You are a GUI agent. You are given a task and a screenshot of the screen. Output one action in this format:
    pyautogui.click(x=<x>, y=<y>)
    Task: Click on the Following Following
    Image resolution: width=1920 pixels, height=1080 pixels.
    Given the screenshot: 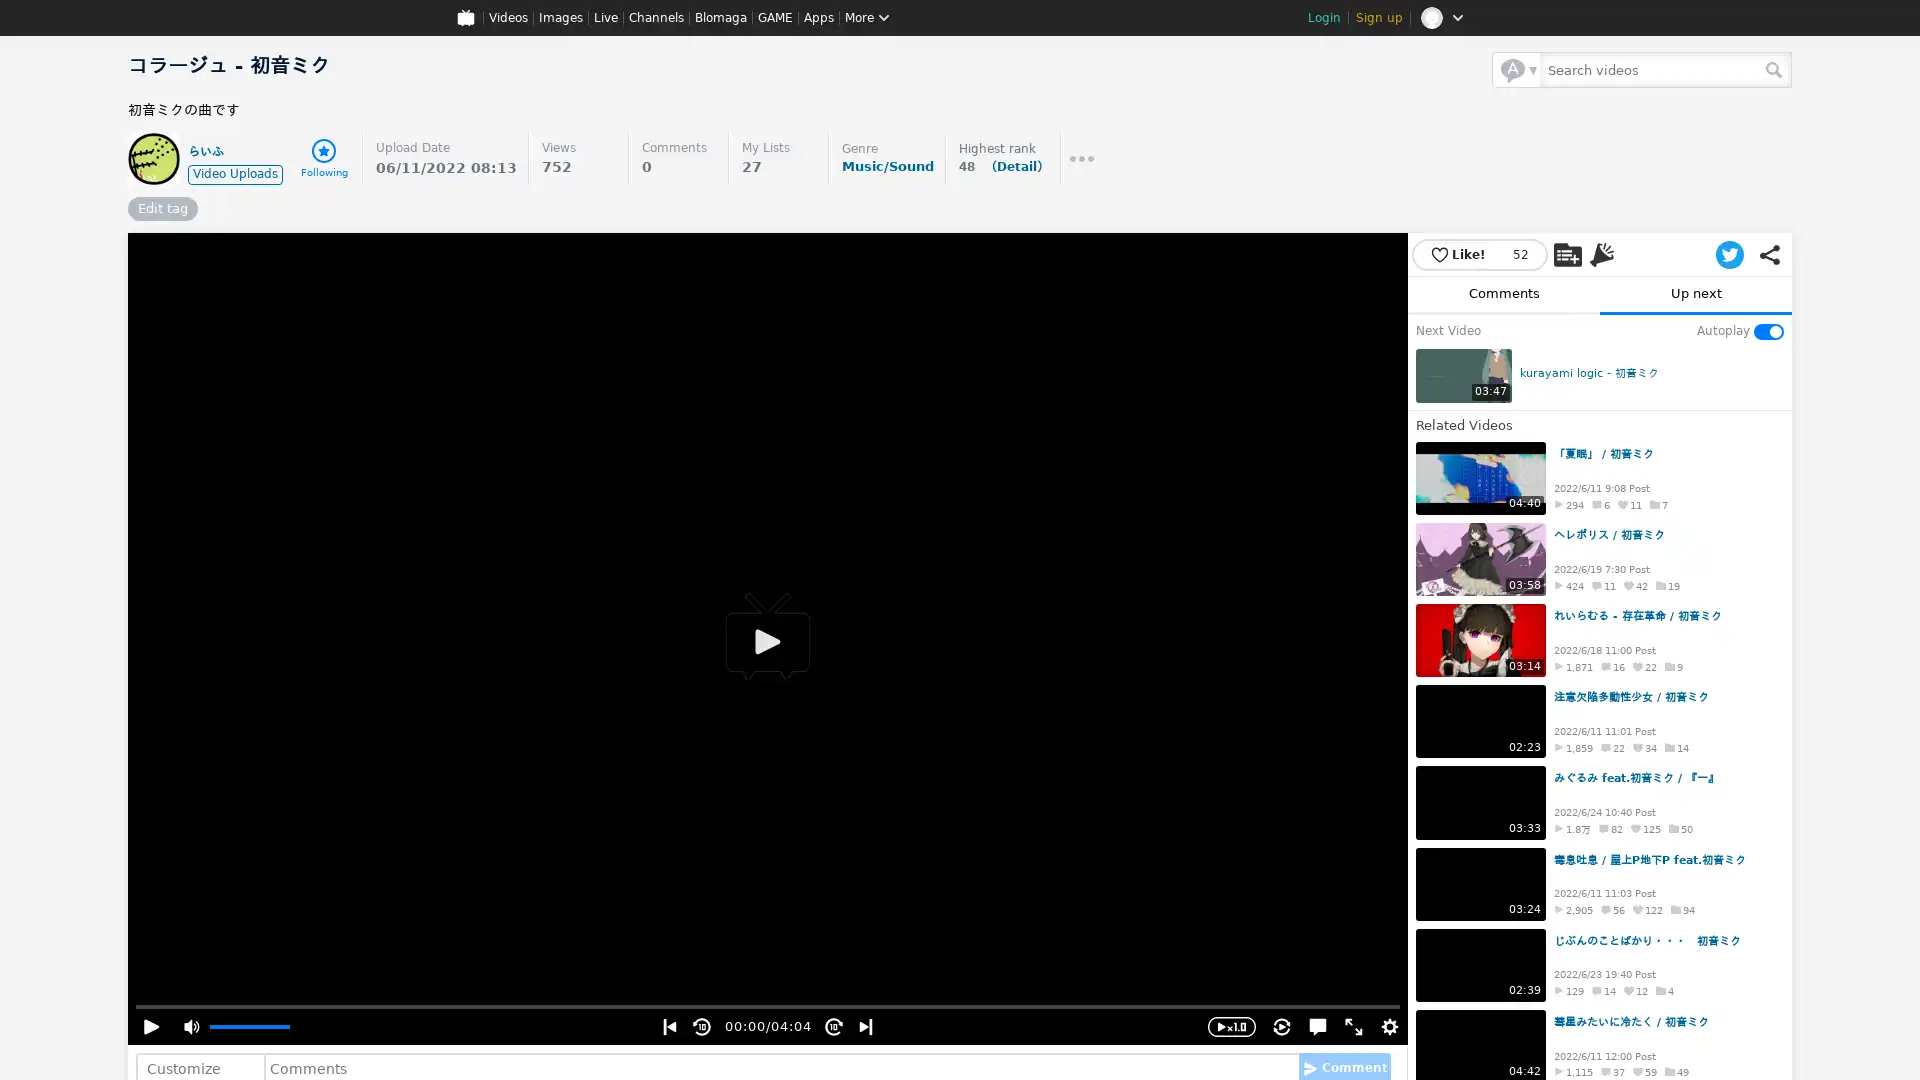 What is the action you would take?
    pyautogui.click(x=324, y=157)
    